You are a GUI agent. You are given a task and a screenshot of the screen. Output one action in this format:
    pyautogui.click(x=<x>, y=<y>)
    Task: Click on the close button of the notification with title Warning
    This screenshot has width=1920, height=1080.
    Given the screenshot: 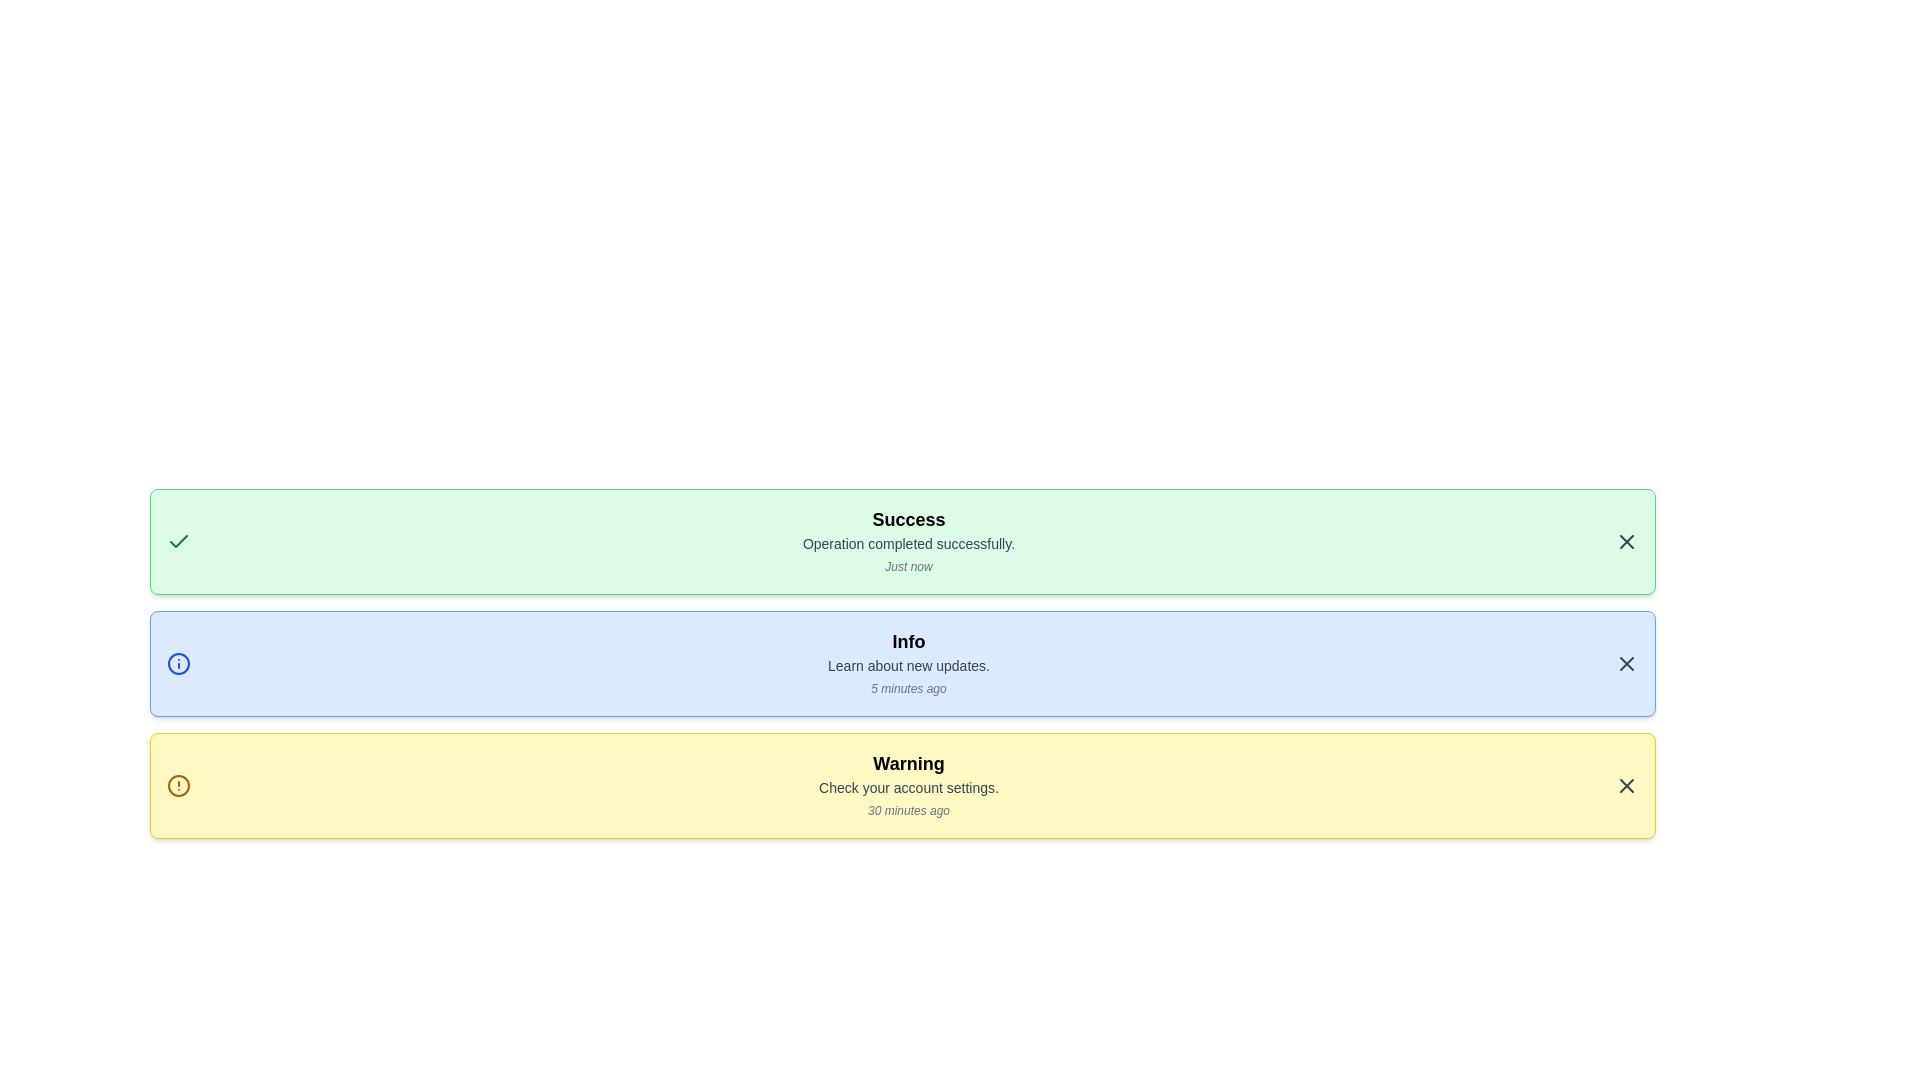 What is the action you would take?
    pyautogui.click(x=1627, y=785)
    